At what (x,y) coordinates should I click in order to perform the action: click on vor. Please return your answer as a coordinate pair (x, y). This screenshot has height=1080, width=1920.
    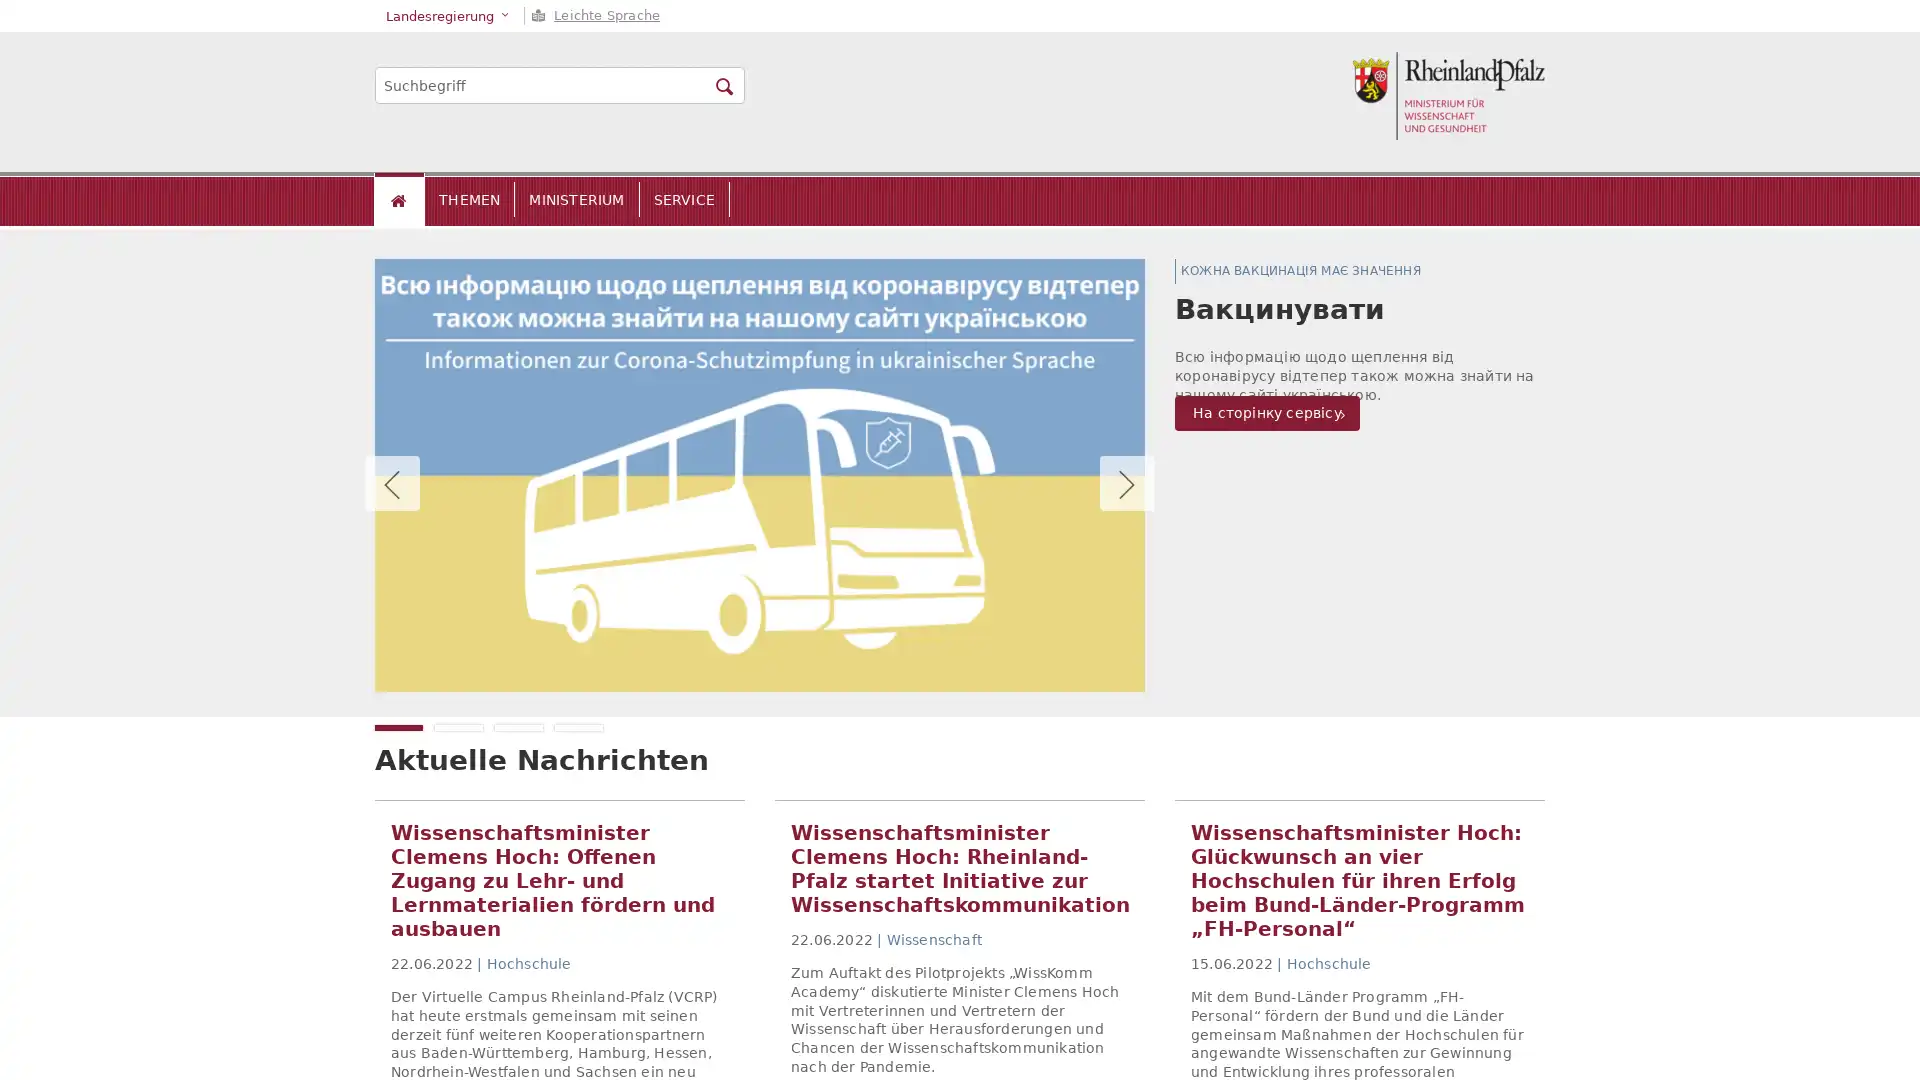
    Looking at the image, I should click on (1127, 483).